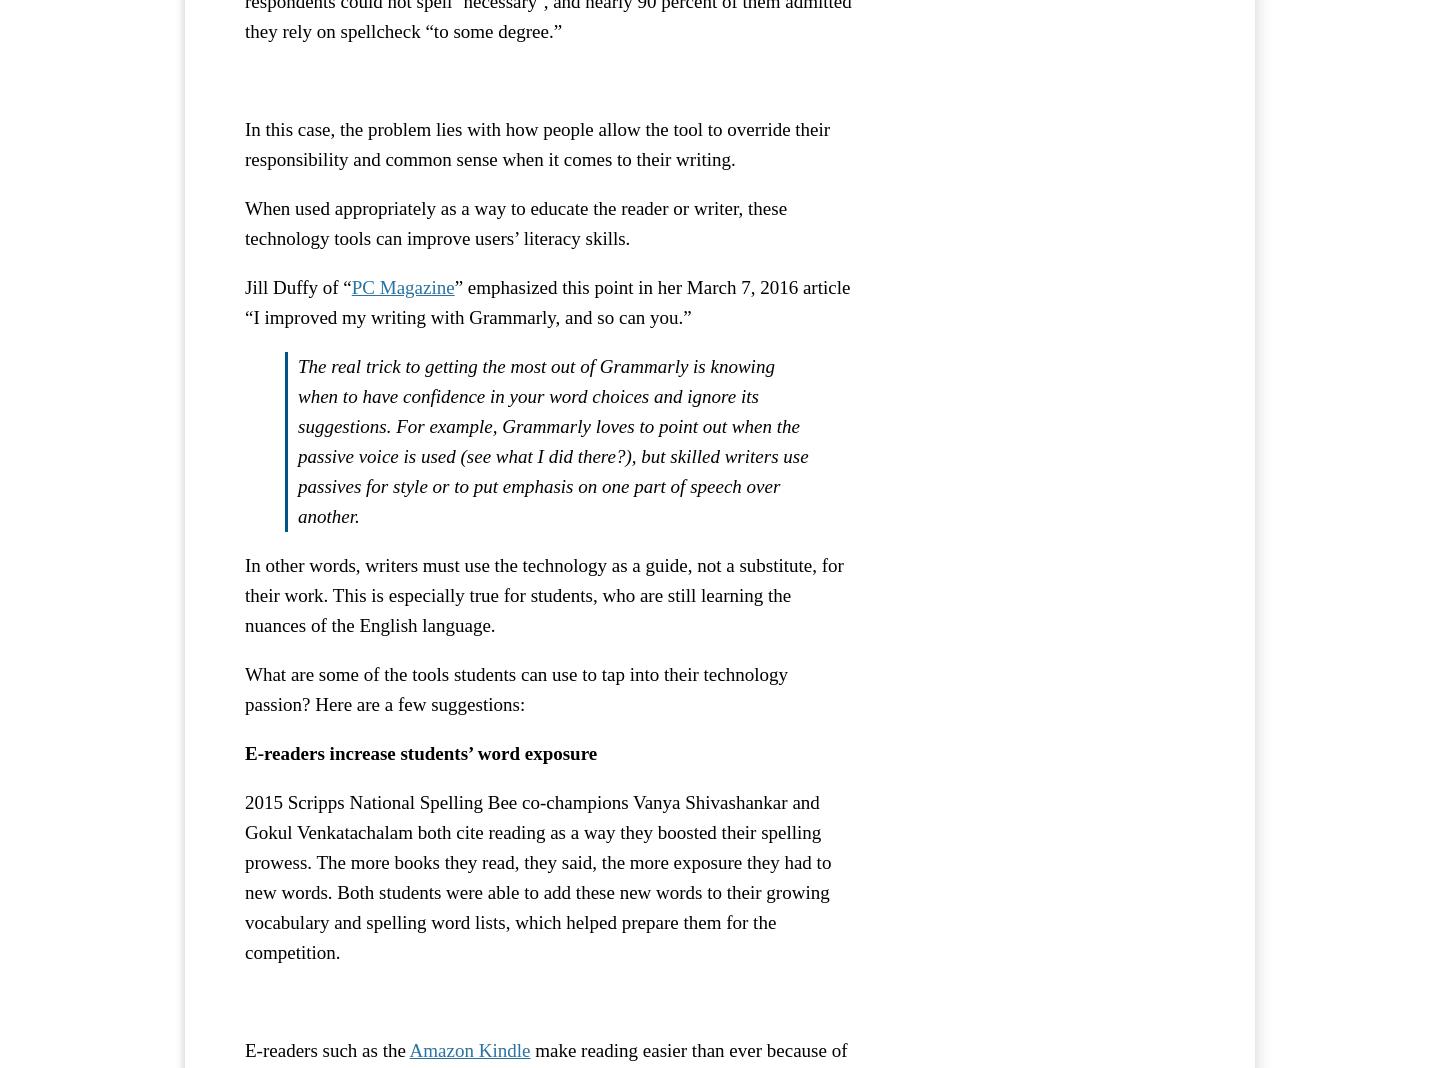 This screenshot has height=1068, width=1440. Describe the element at coordinates (536, 875) in the screenshot. I see `'2015 Scripps National Spelling Bee co-champions Vanya Shivashankar and Gokul Venkatachalam both cite reading as a way they boosted their spelling prowess. The more books they read, they said, the more exposure they had to new words. Both students were able to add these new words to their growing vocabulary and spelling word lists, which helped prepare them for the competition.'` at that location.